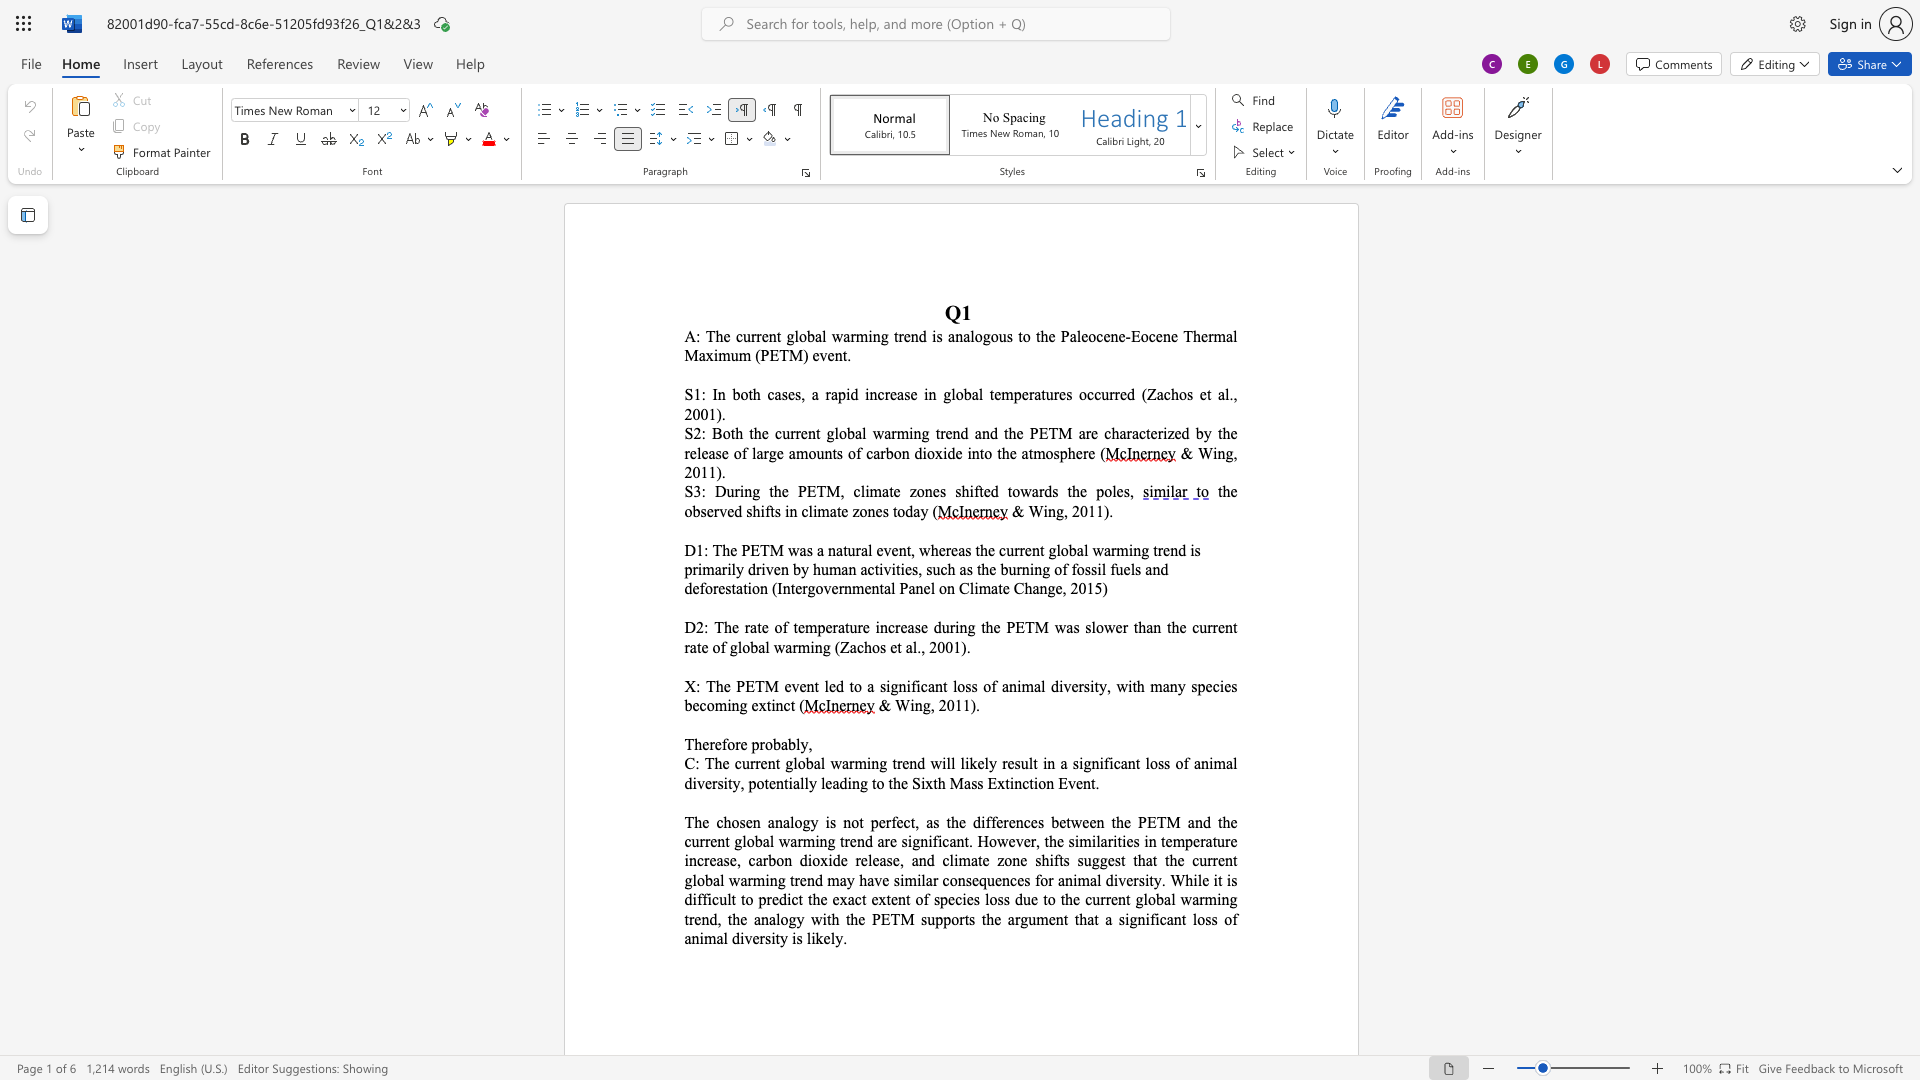  I want to click on the 1th character "e" in the text, so click(1232, 491).